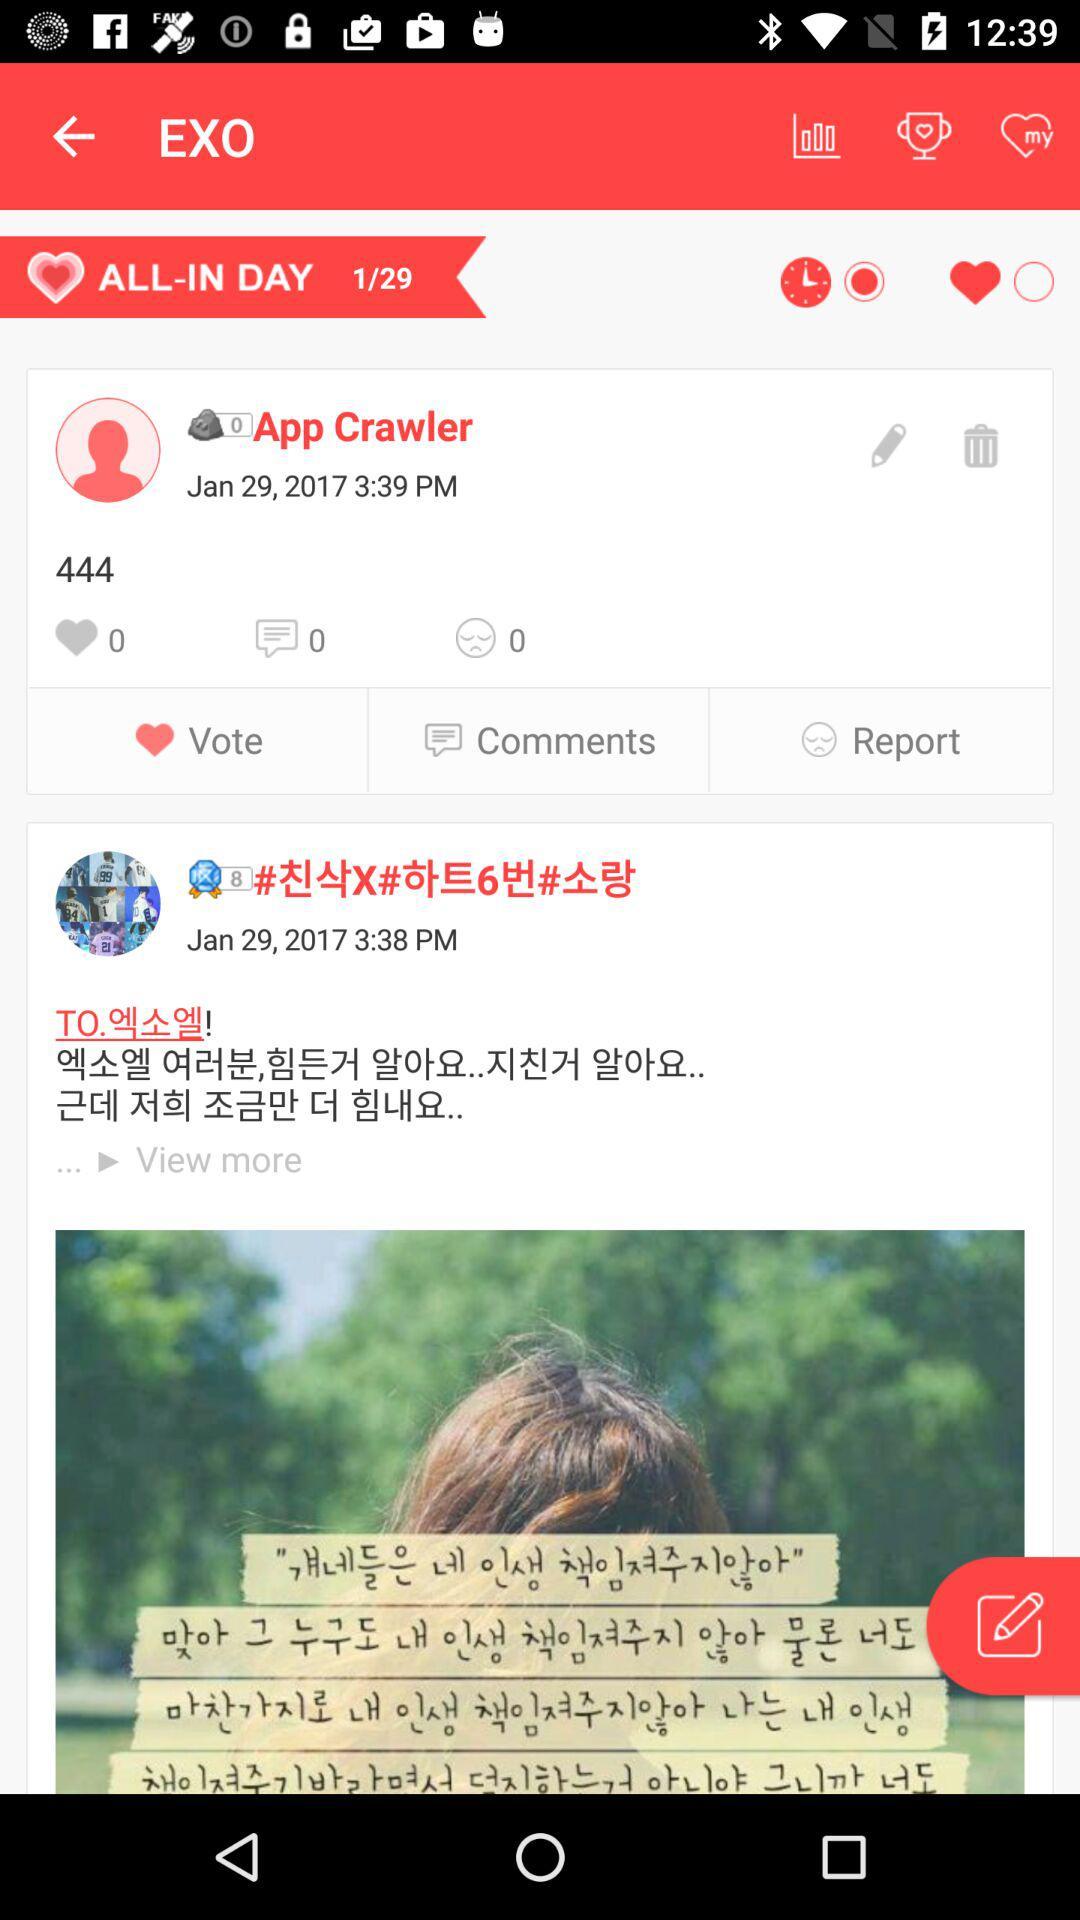  What do you see at coordinates (1001, 1629) in the screenshot?
I see `post` at bounding box center [1001, 1629].